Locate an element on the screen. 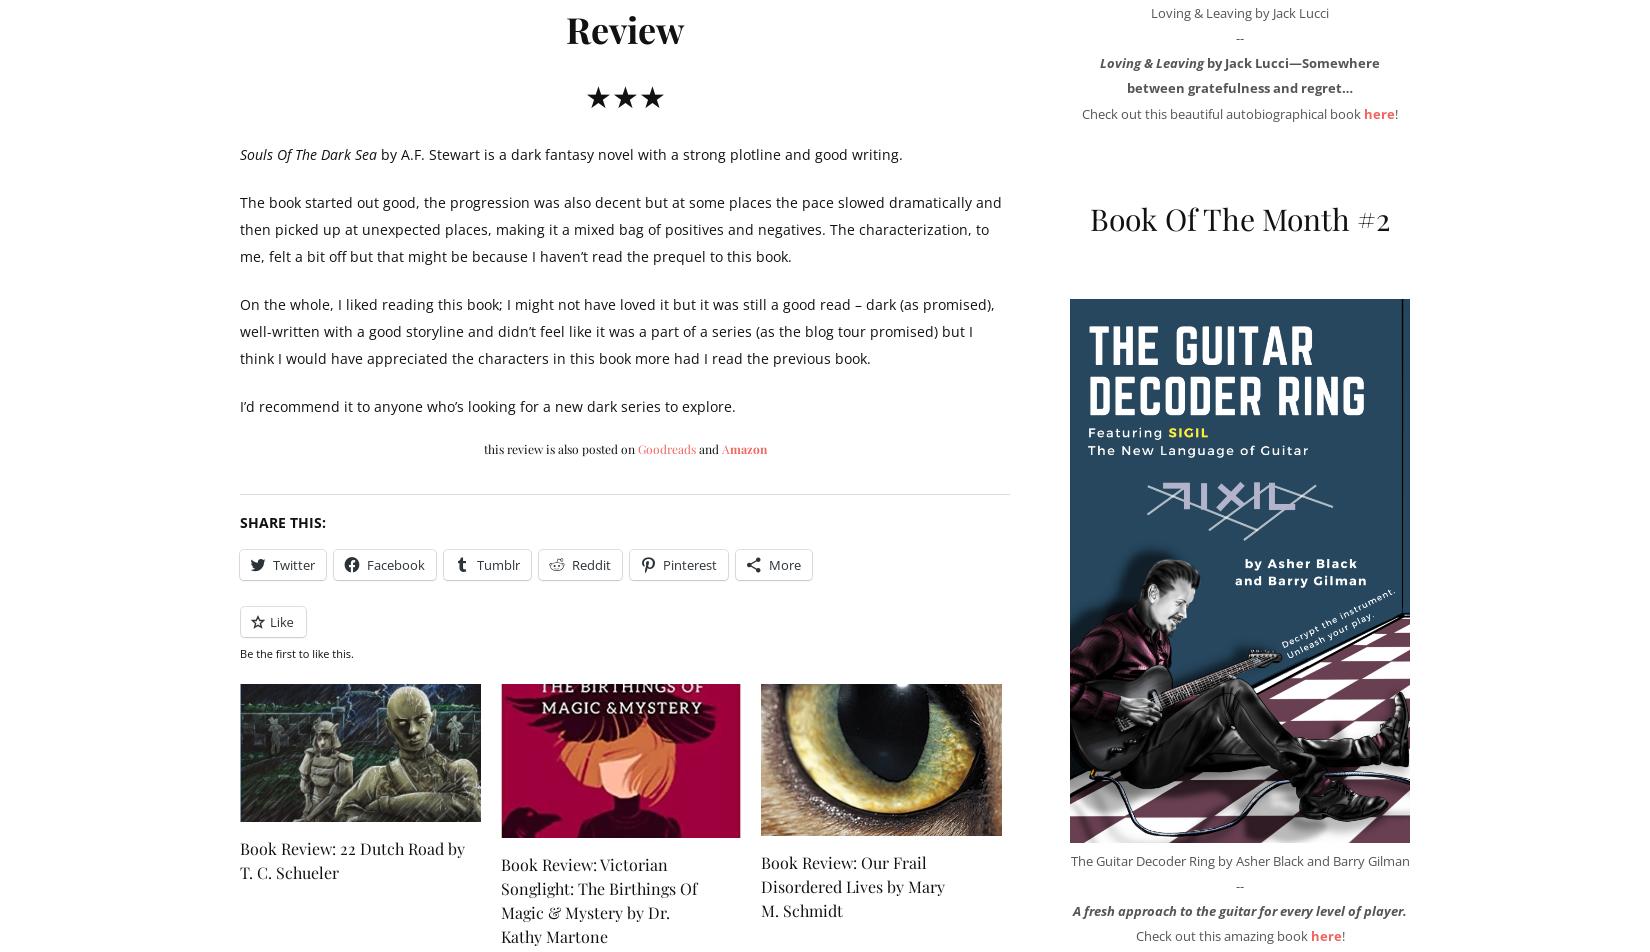 Image resolution: width=1650 pixels, height=952 pixels. 'A' is located at coordinates (720, 448).